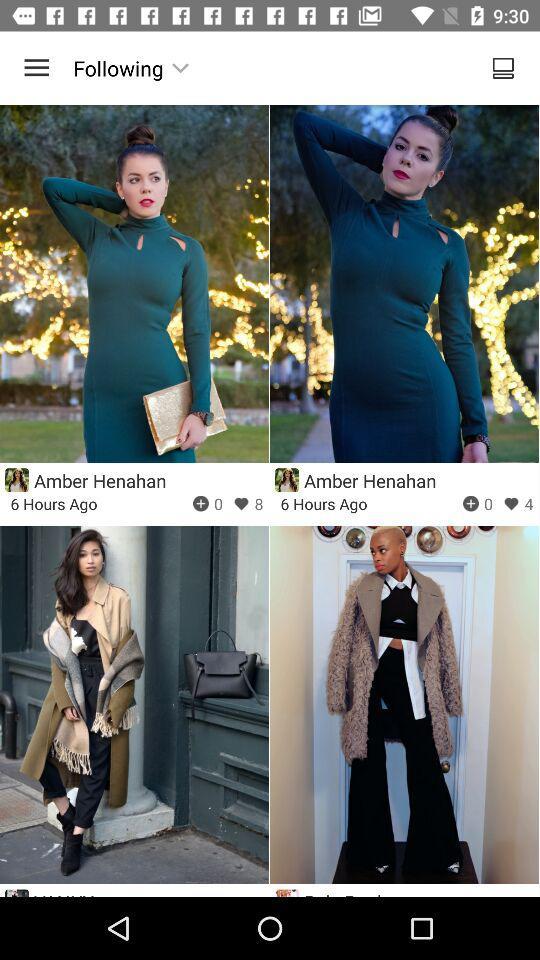 The height and width of the screenshot is (960, 540). What do you see at coordinates (16, 480) in the screenshot?
I see `icon represented the user profile` at bounding box center [16, 480].